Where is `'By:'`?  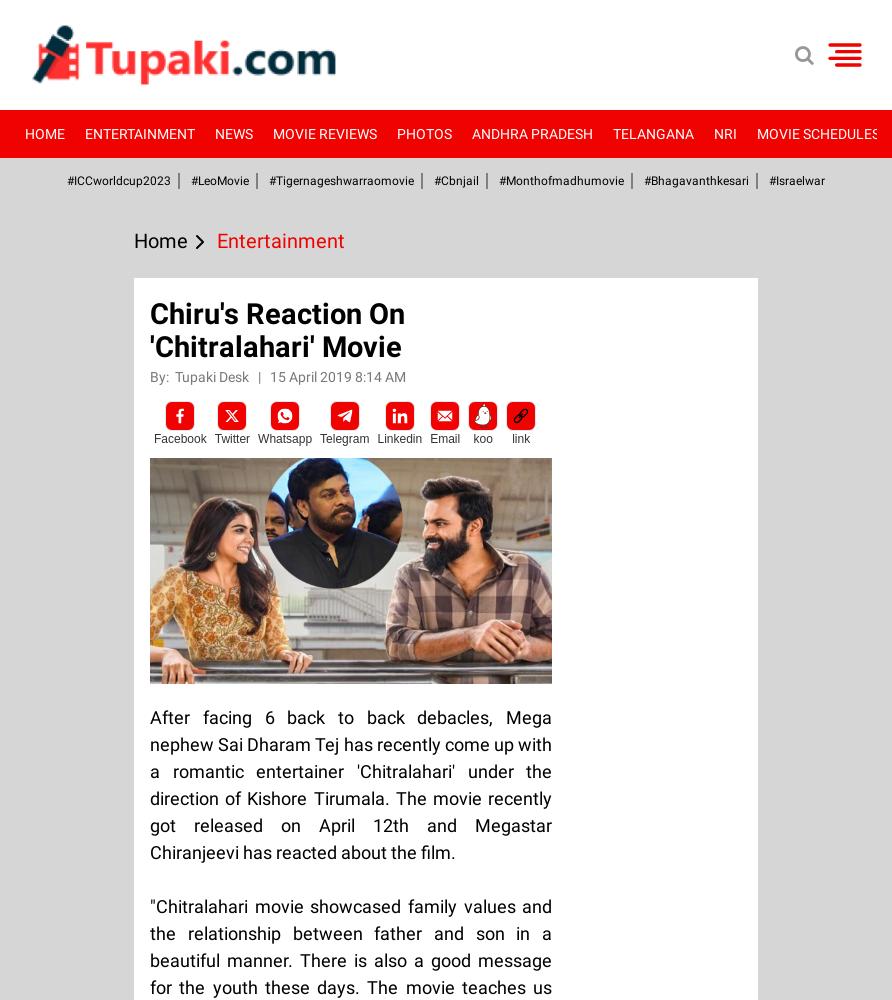
'By:' is located at coordinates (161, 377).